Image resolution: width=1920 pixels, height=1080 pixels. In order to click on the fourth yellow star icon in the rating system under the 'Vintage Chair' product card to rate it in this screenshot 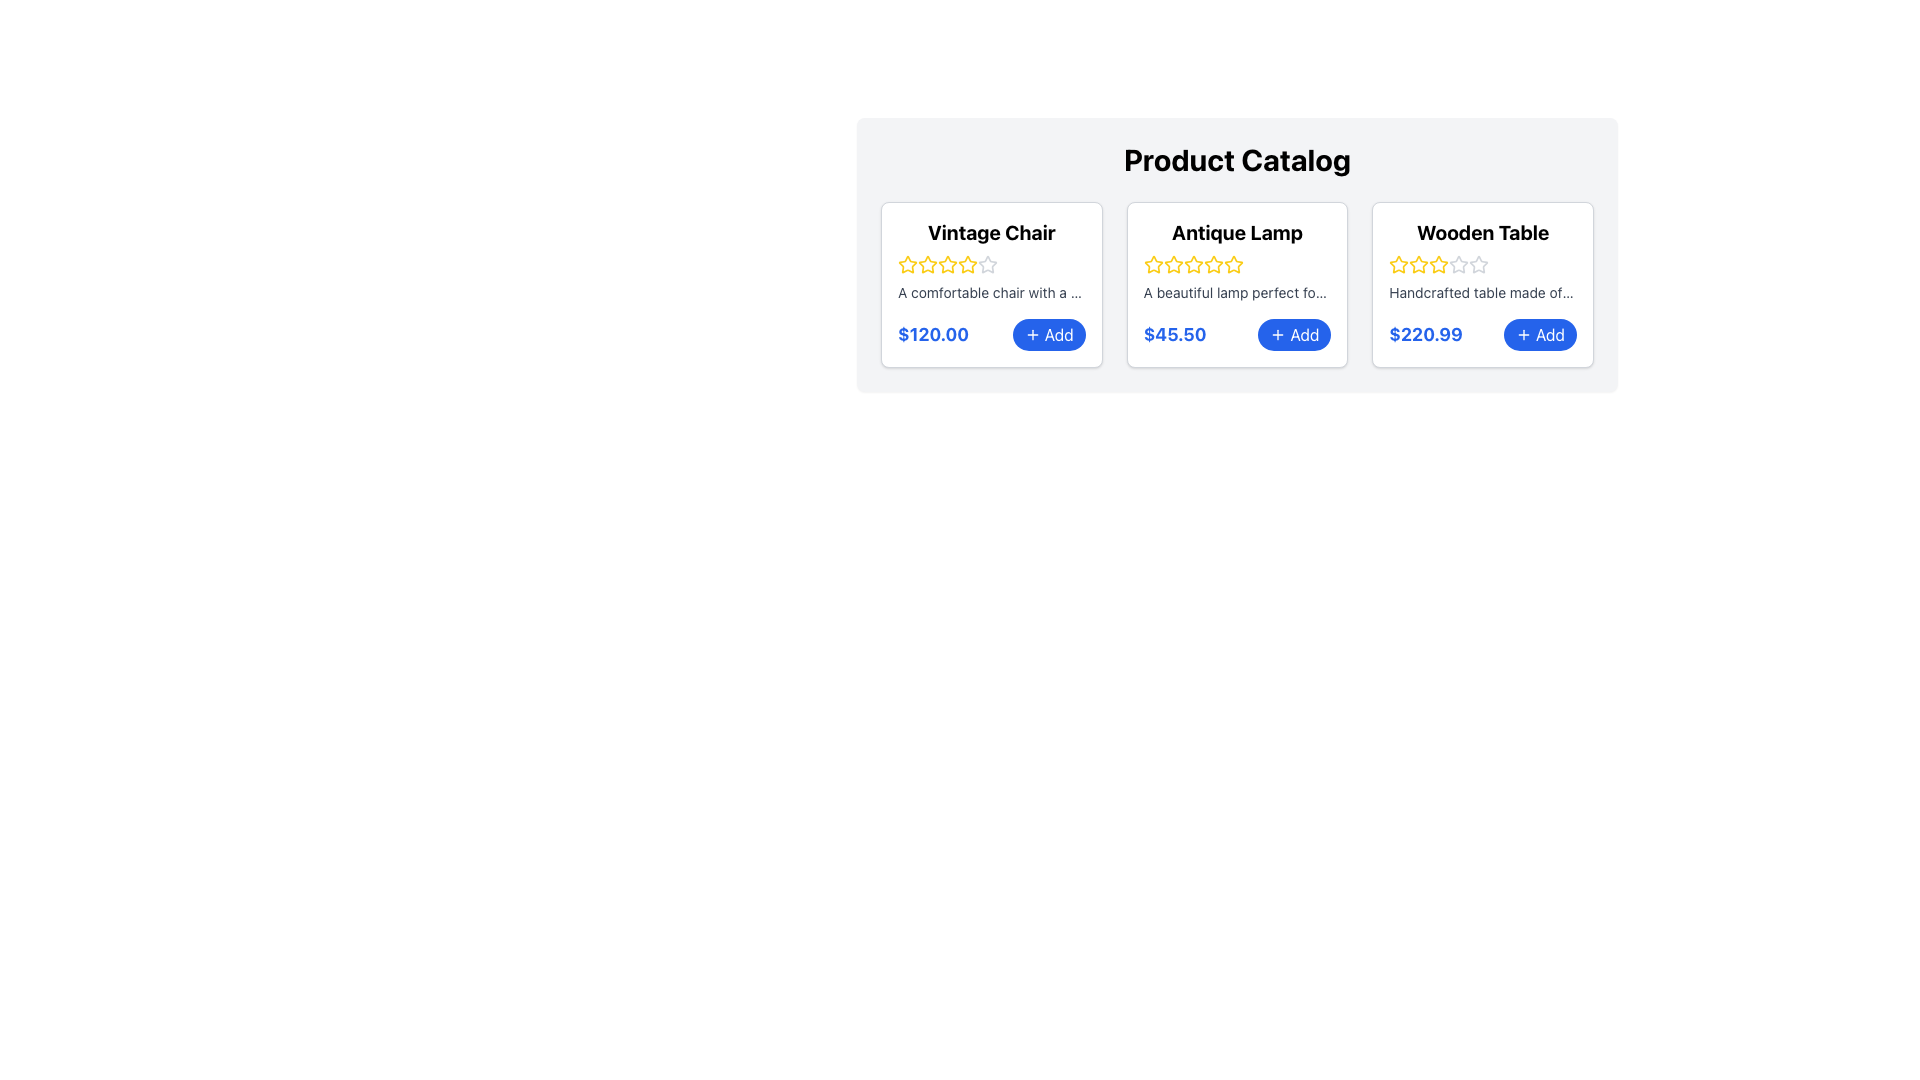, I will do `click(947, 264)`.